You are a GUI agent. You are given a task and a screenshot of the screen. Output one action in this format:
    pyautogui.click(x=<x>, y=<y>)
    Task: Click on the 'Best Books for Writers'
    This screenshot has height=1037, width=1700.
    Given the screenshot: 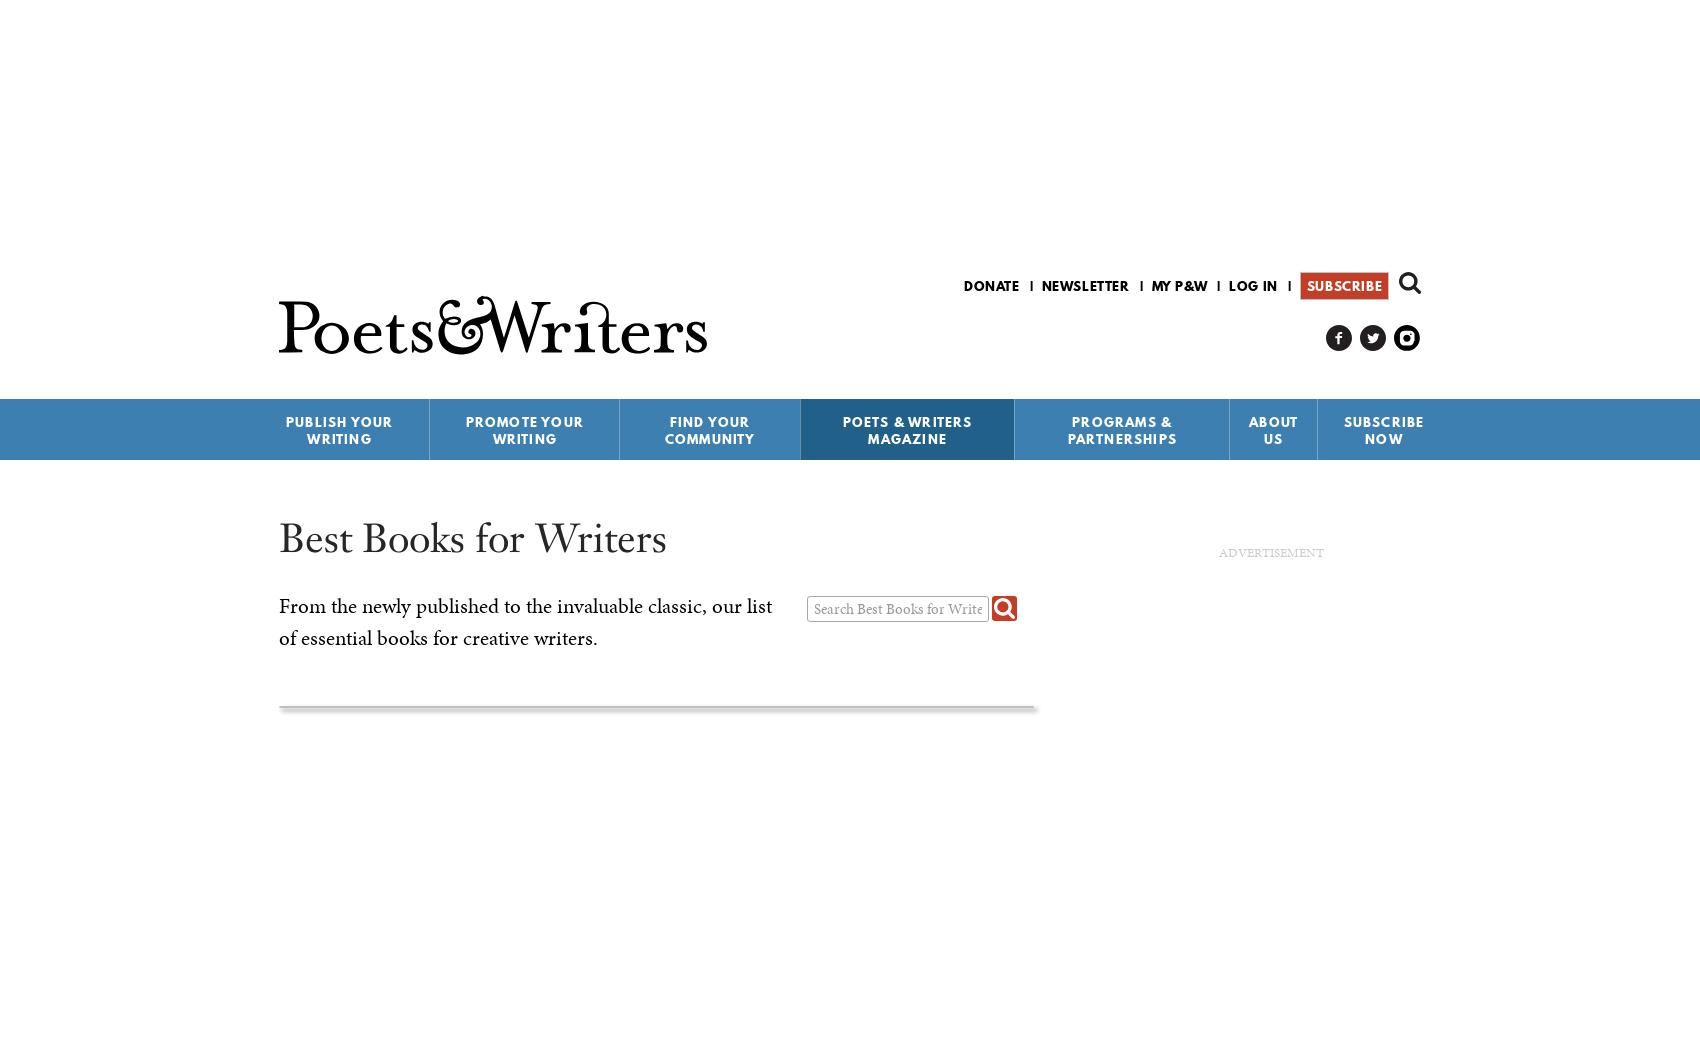 What is the action you would take?
    pyautogui.click(x=277, y=537)
    